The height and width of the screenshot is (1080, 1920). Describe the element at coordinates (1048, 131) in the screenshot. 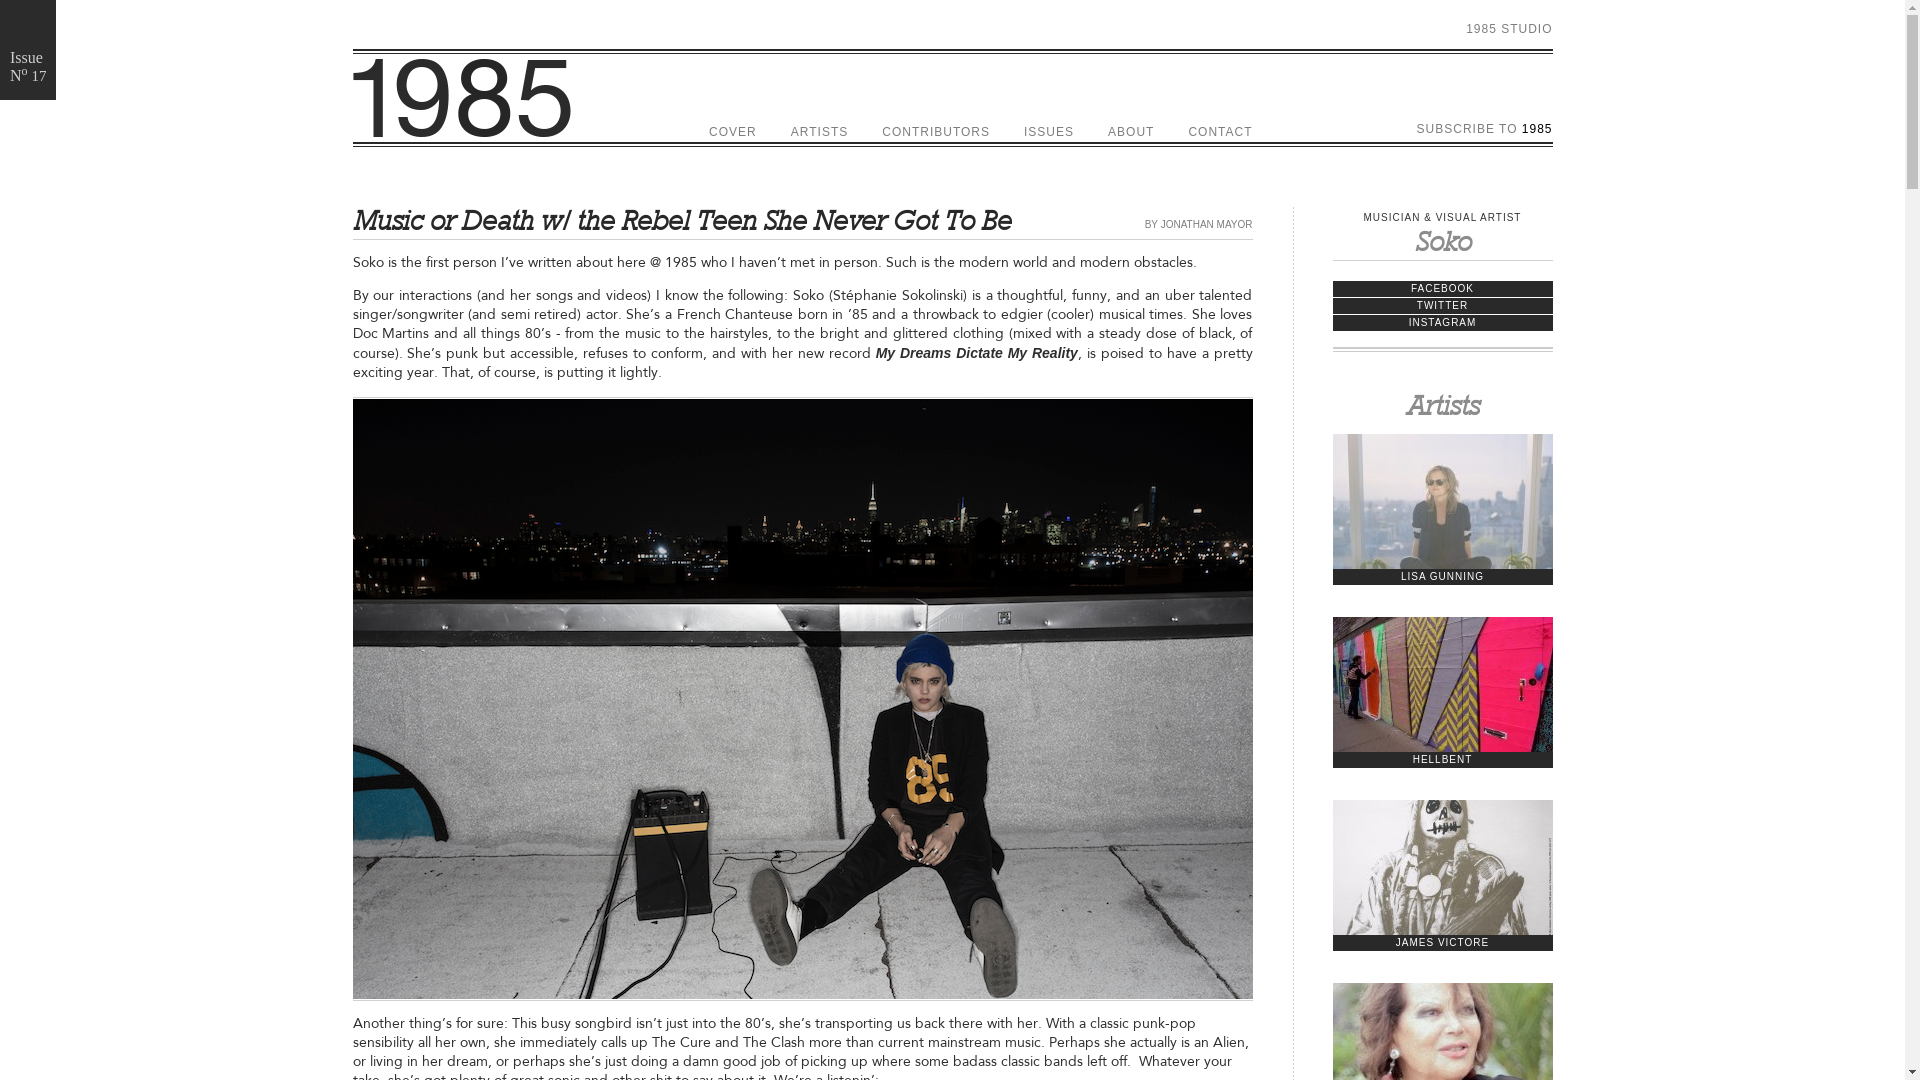

I see `'ISSUES'` at that location.